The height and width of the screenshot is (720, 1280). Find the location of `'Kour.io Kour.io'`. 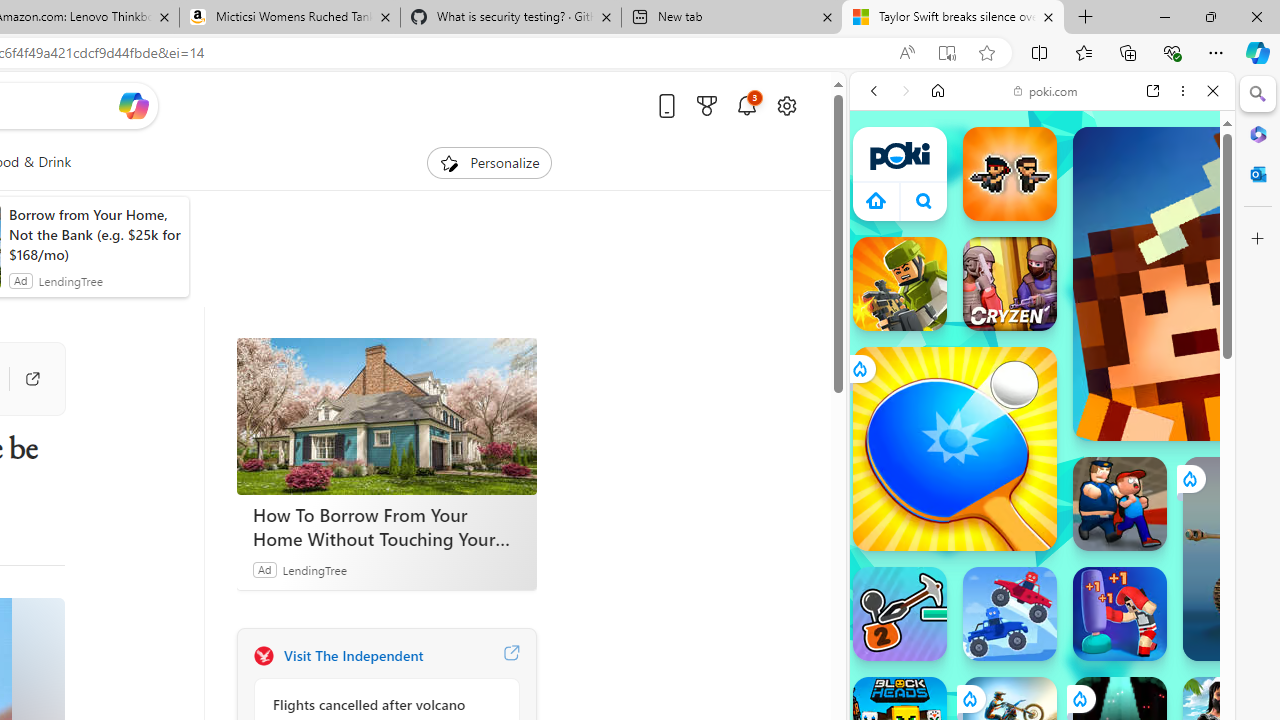

'Kour.io Kour.io' is located at coordinates (898, 284).